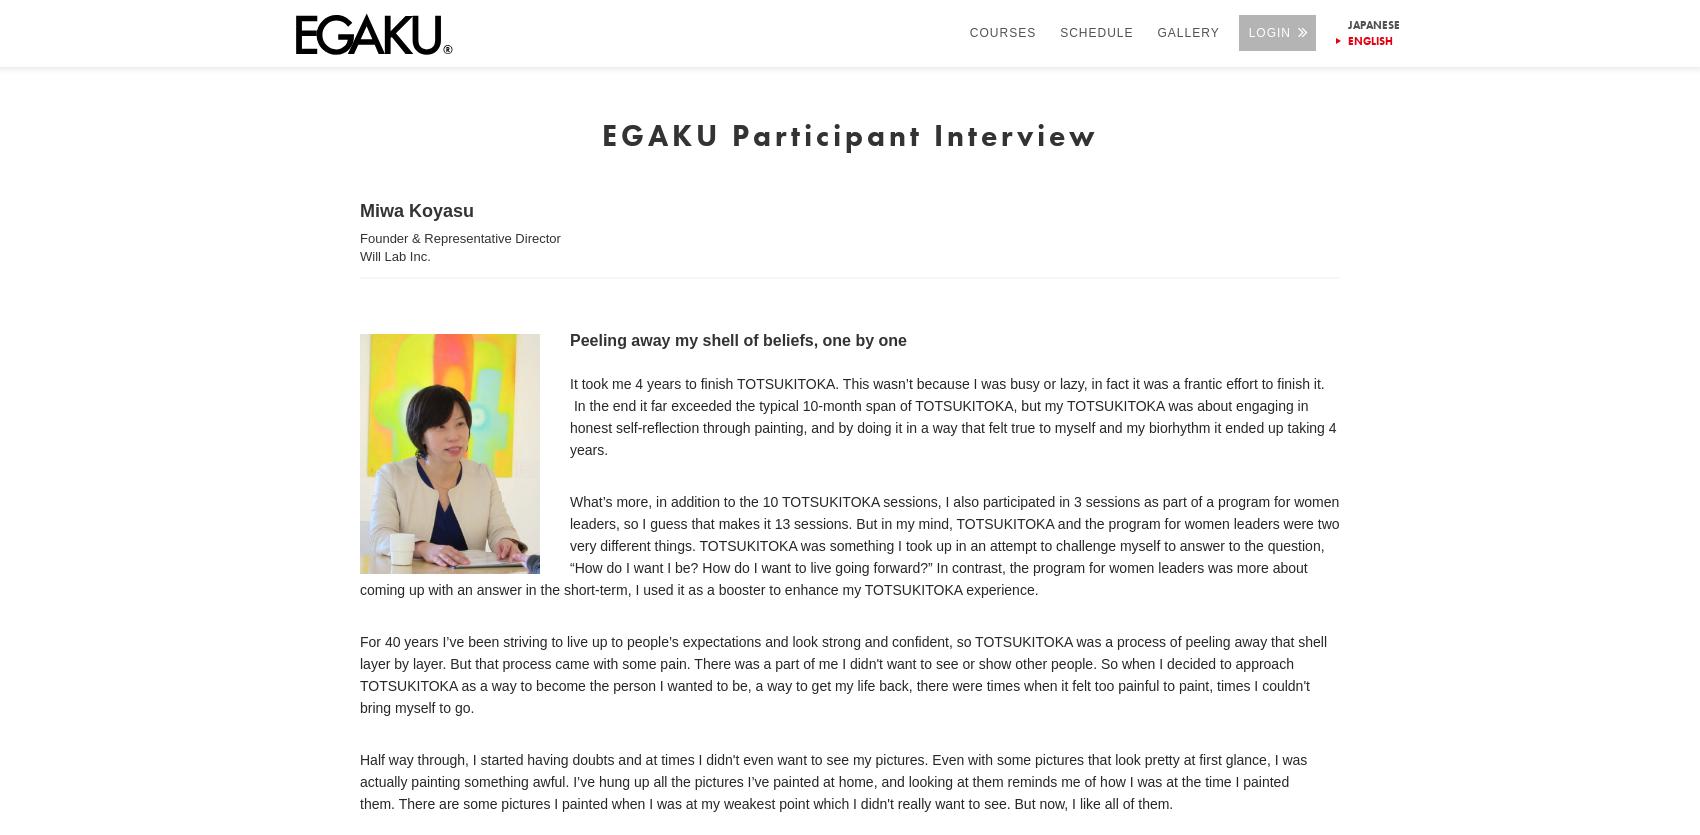  Describe the element at coordinates (1186, 32) in the screenshot. I see `'GALLERY'` at that location.